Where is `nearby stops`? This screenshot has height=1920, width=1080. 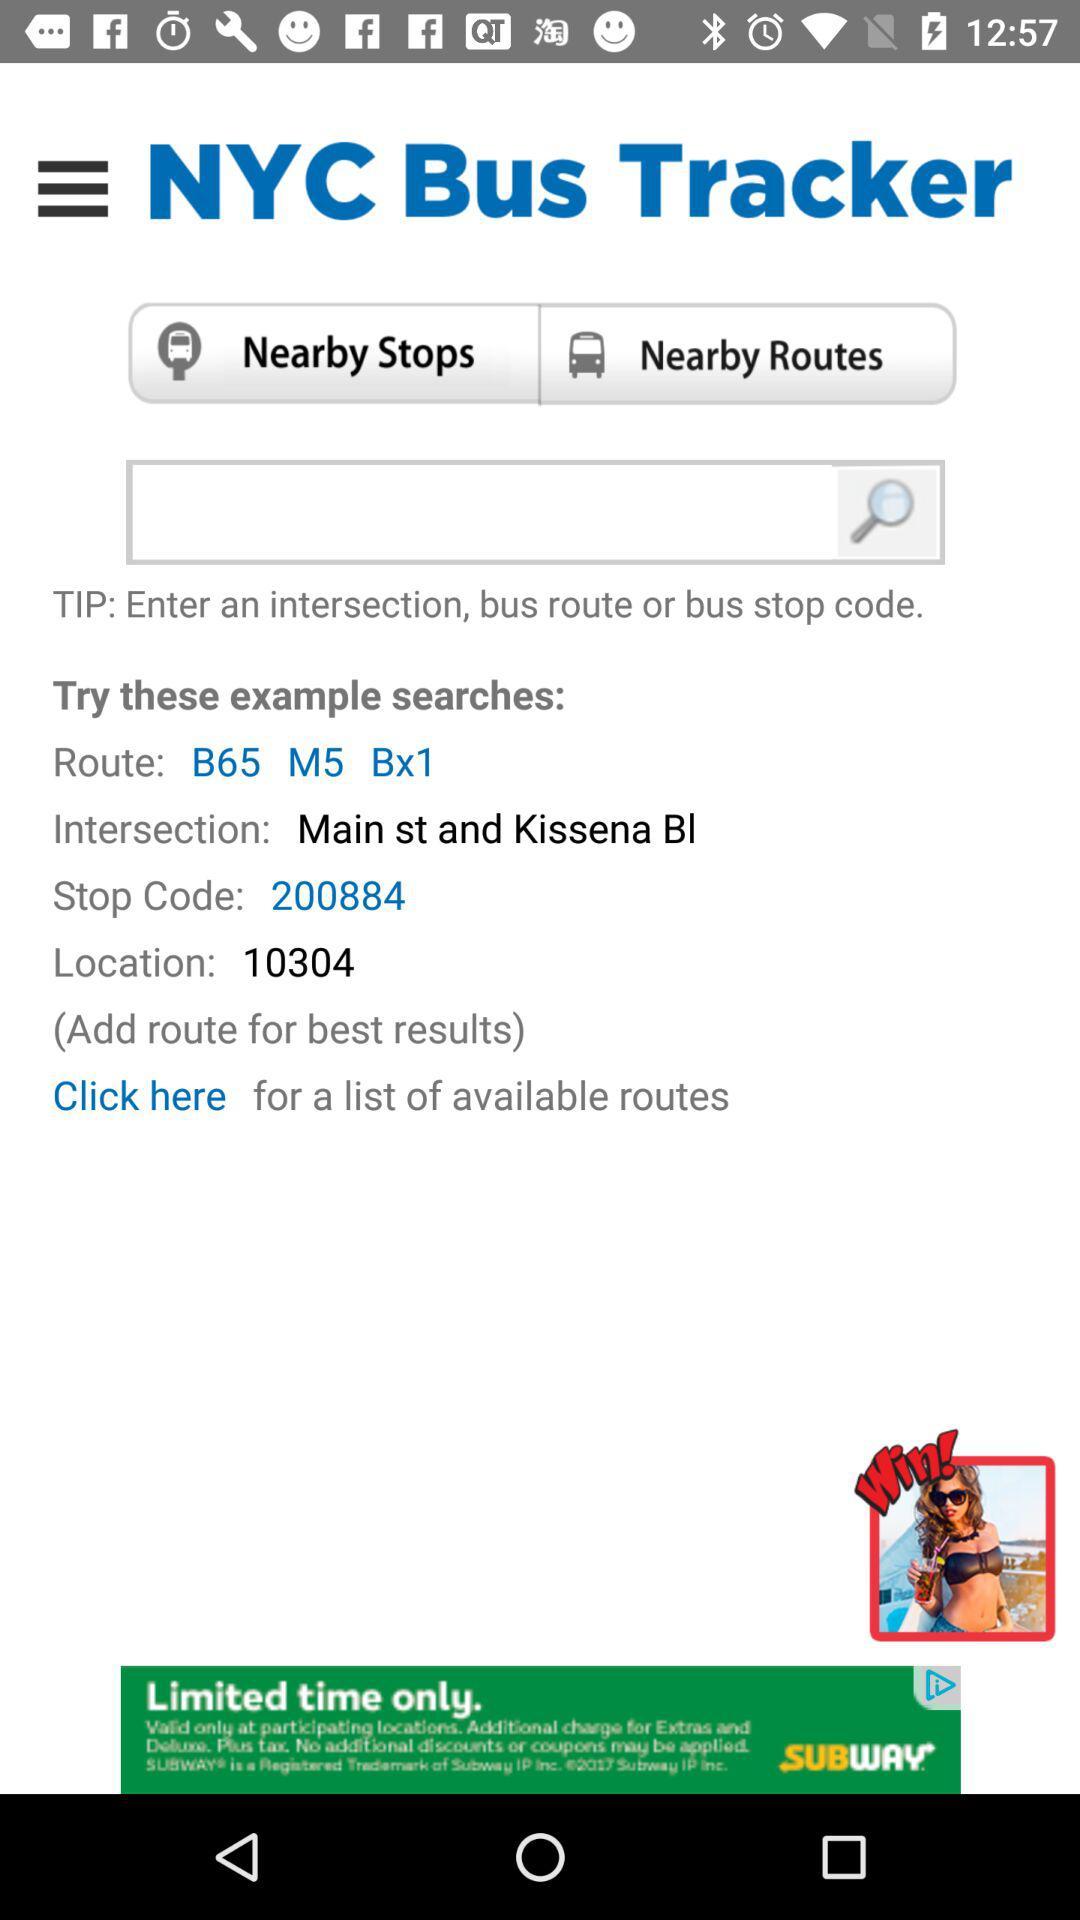 nearby stops is located at coordinates (324, 353).